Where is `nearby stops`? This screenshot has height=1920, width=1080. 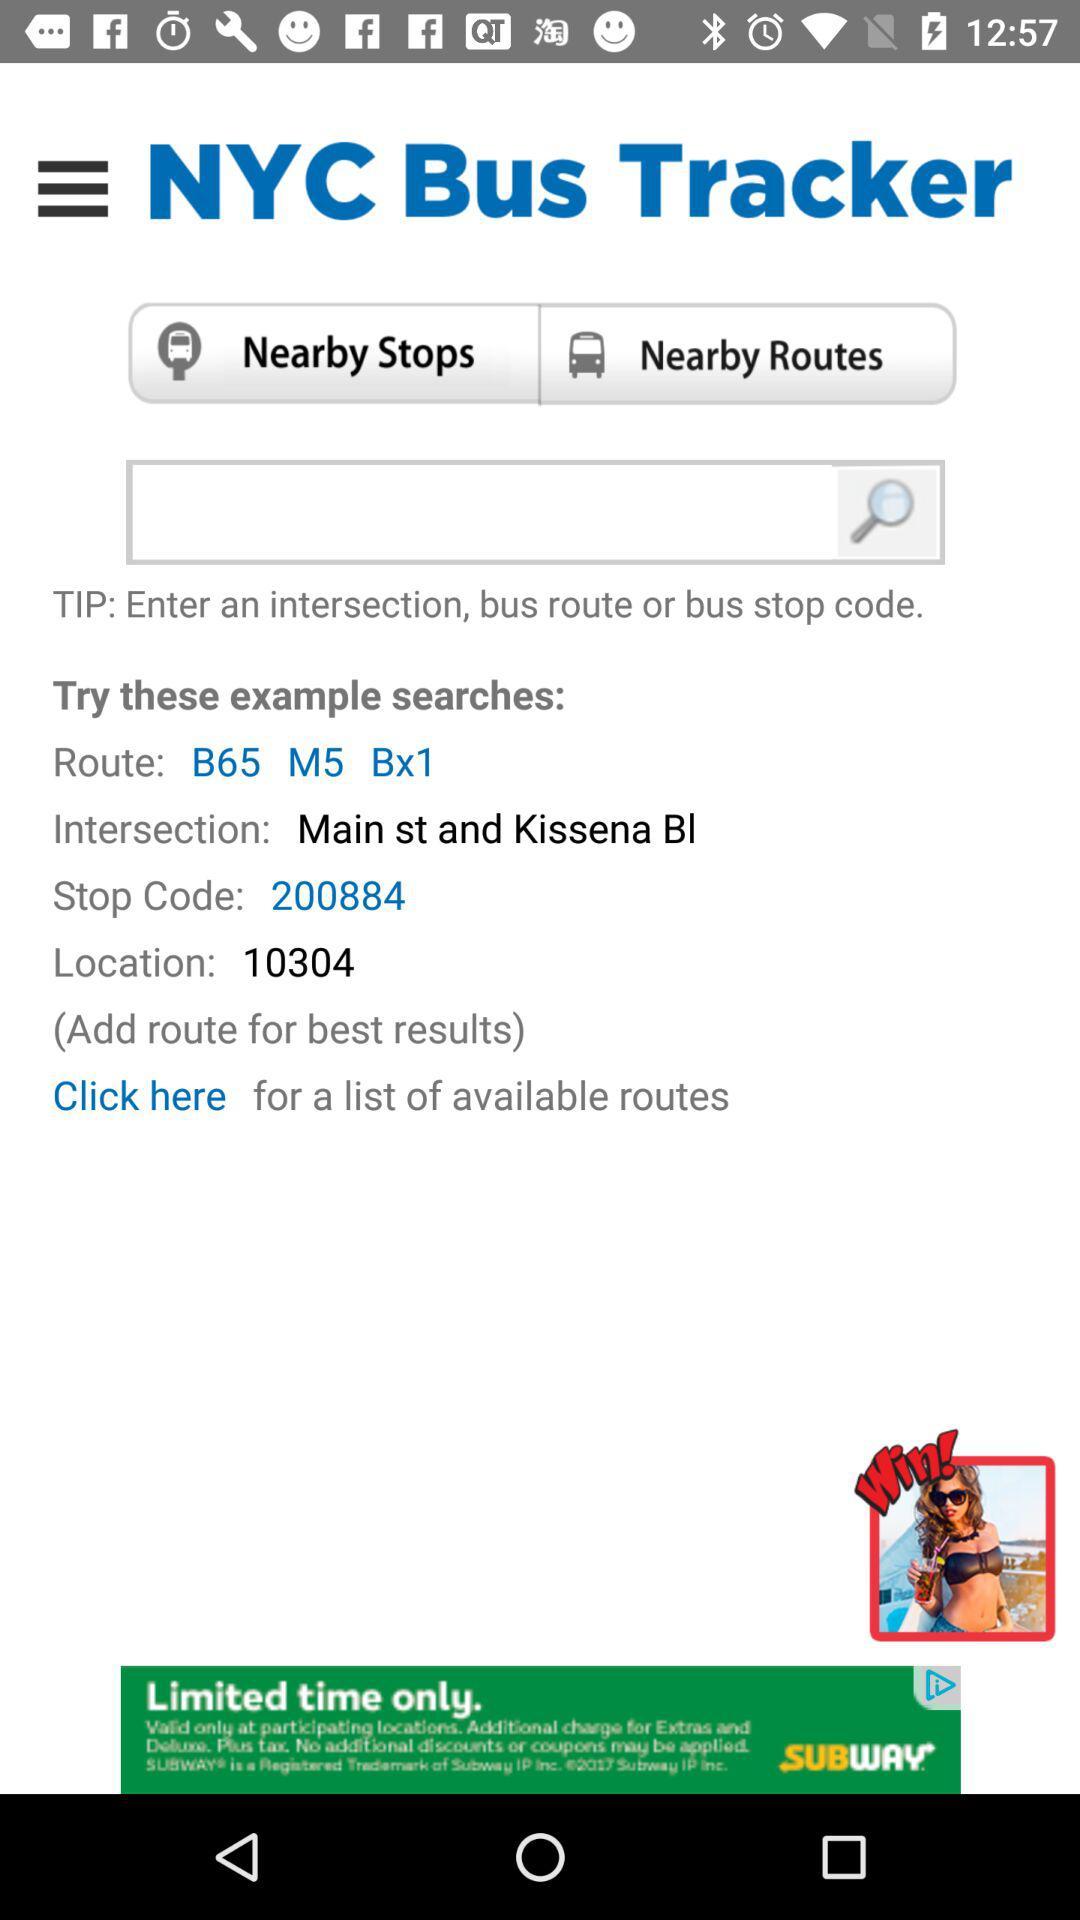 nearby stops is located at coordinates (324, 353).